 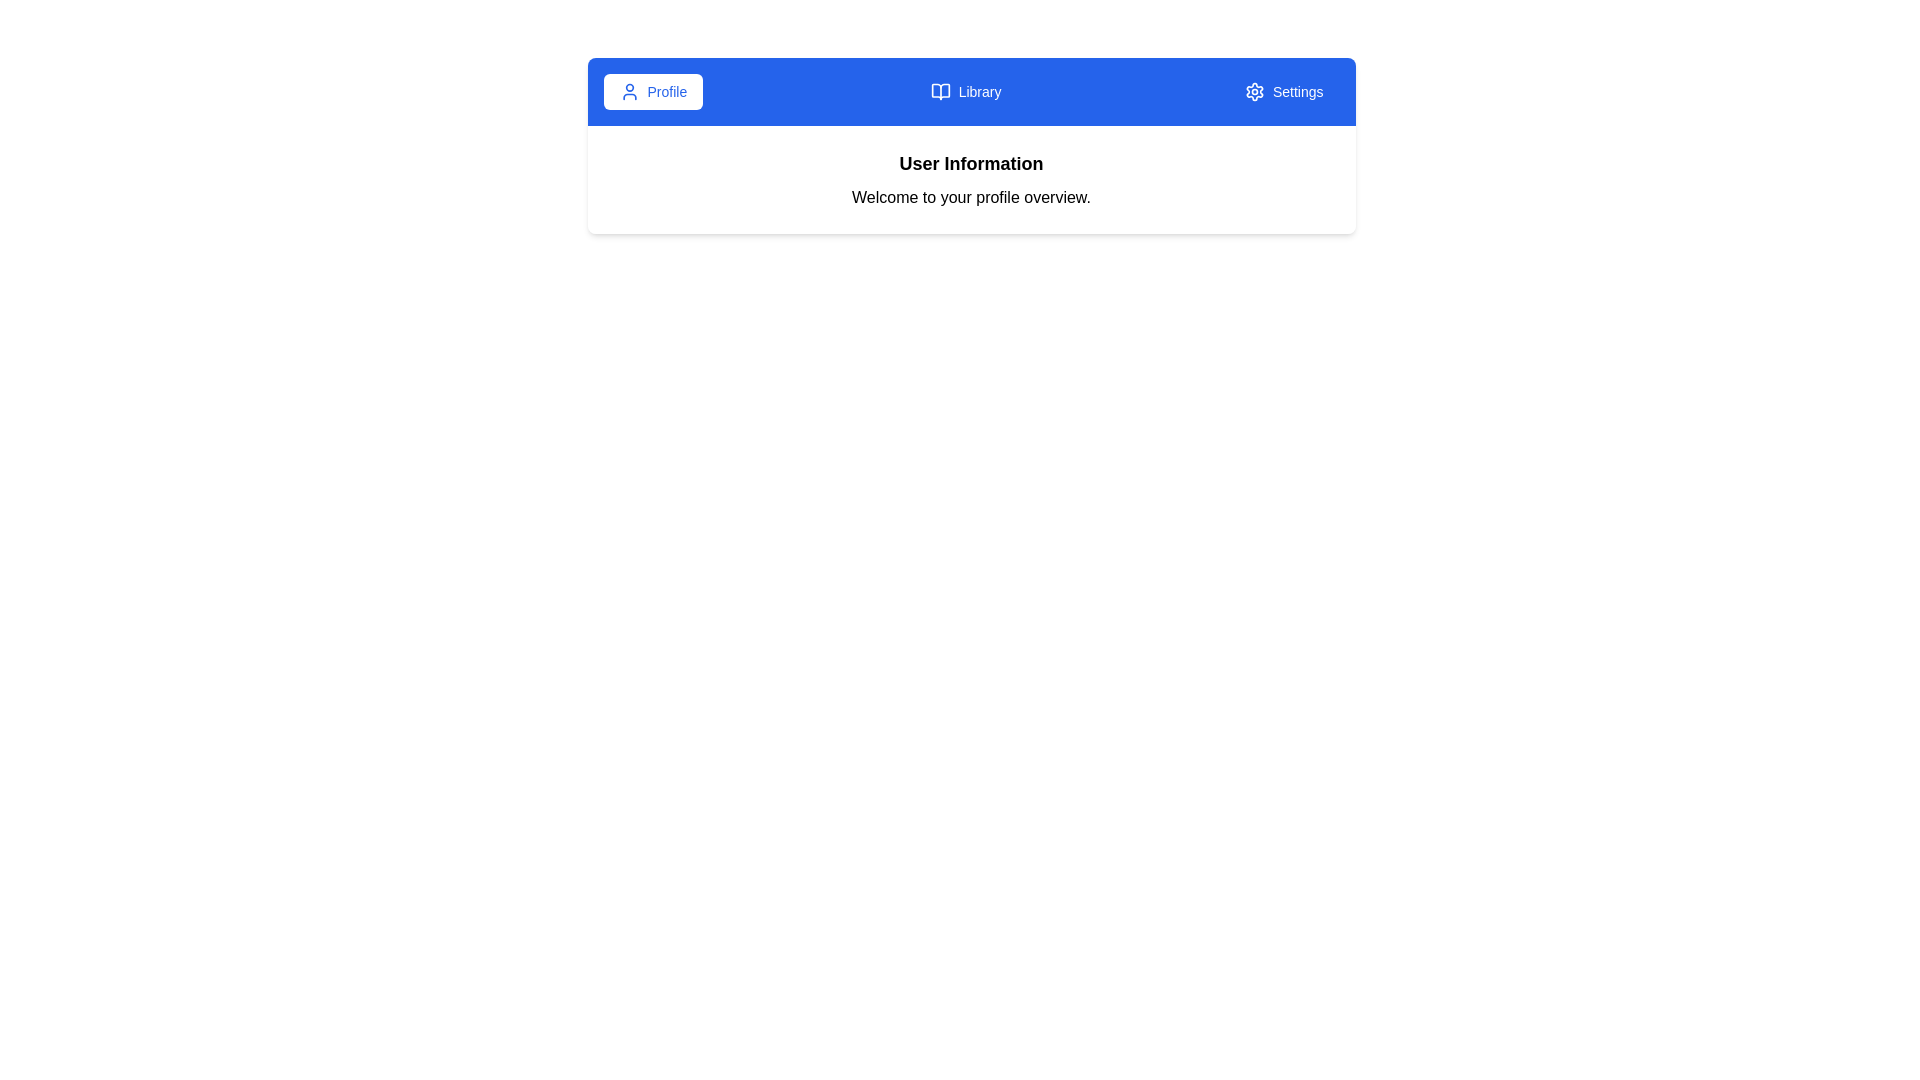 I want to click on the settings icon located in the top-right corner of the navigation bar next to the 'Settings' text, so click(x=1253, y=92).